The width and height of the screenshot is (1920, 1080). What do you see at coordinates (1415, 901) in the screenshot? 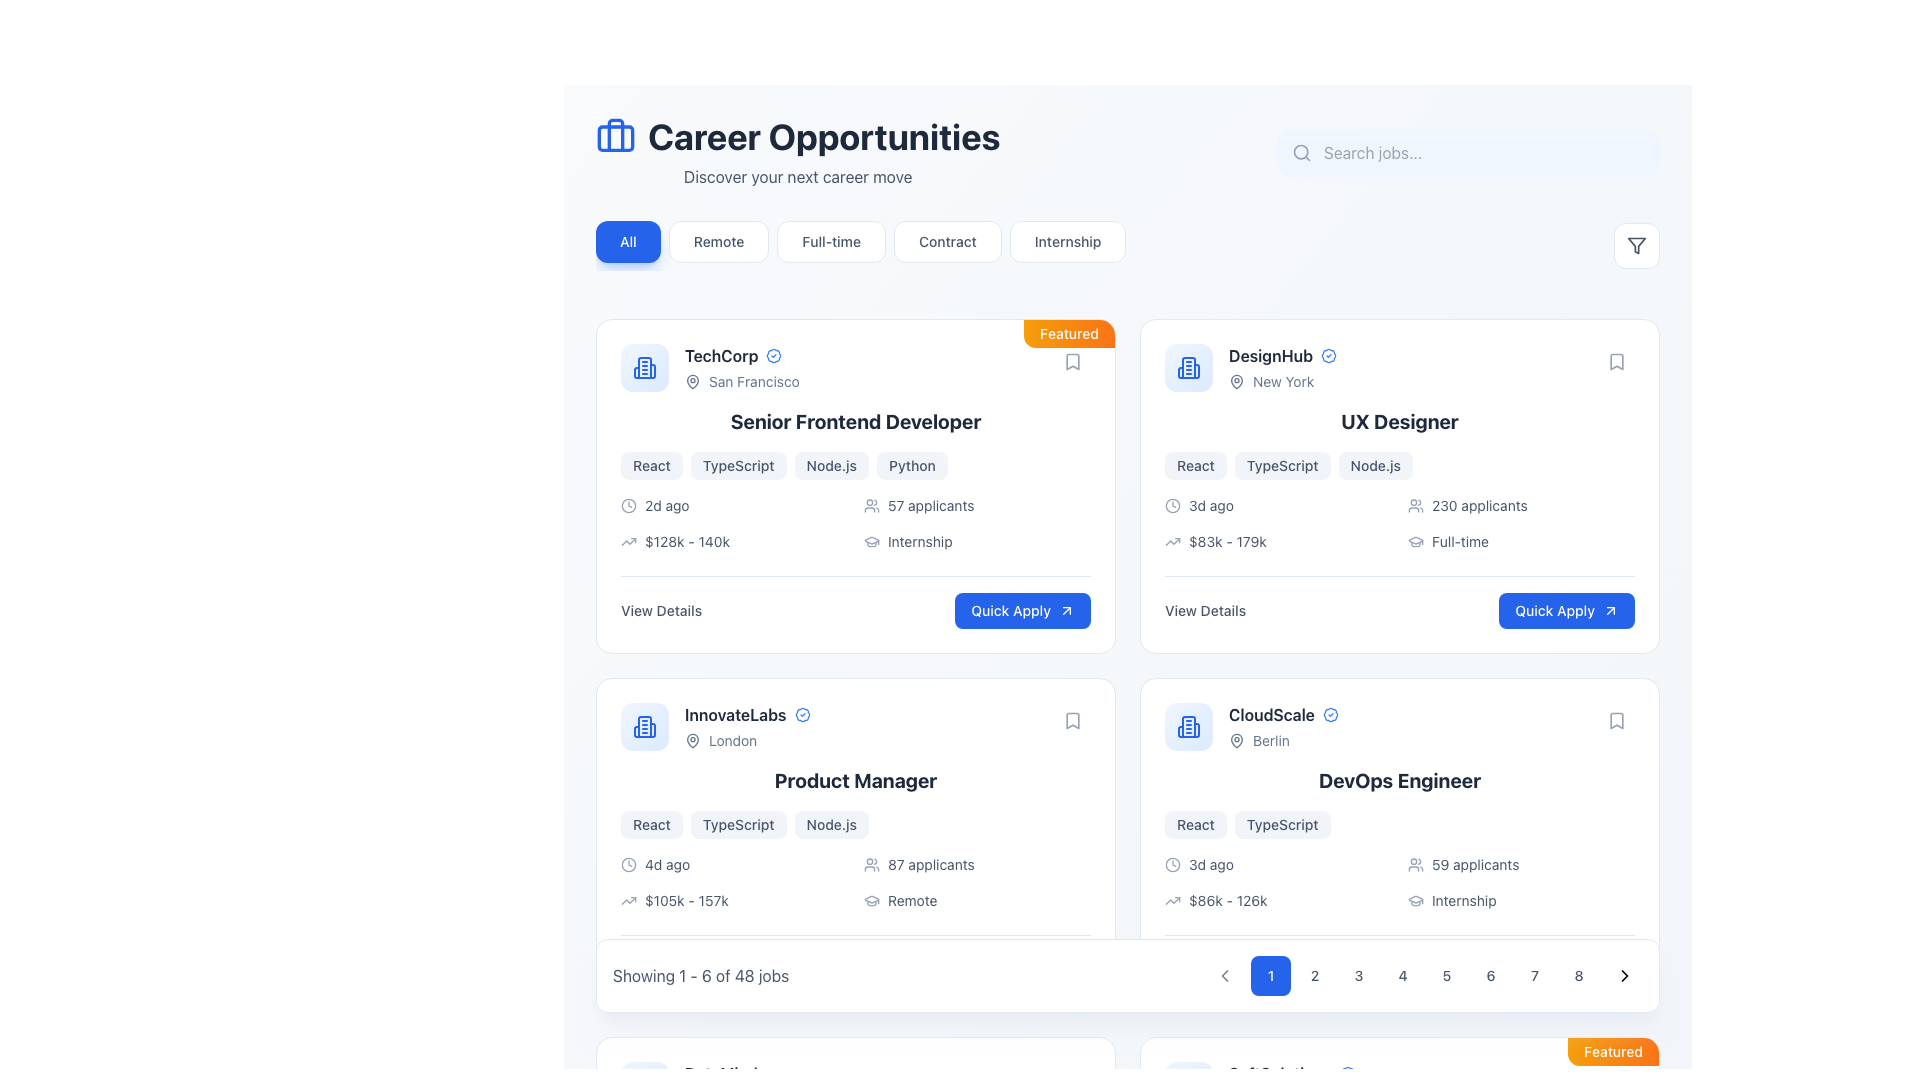
I see `the graduation cap icon located to the left of the text 'Internship' under the job posting 'DevOps Engineer' for 'CloudScale'` at bounding box center [1415, 901].